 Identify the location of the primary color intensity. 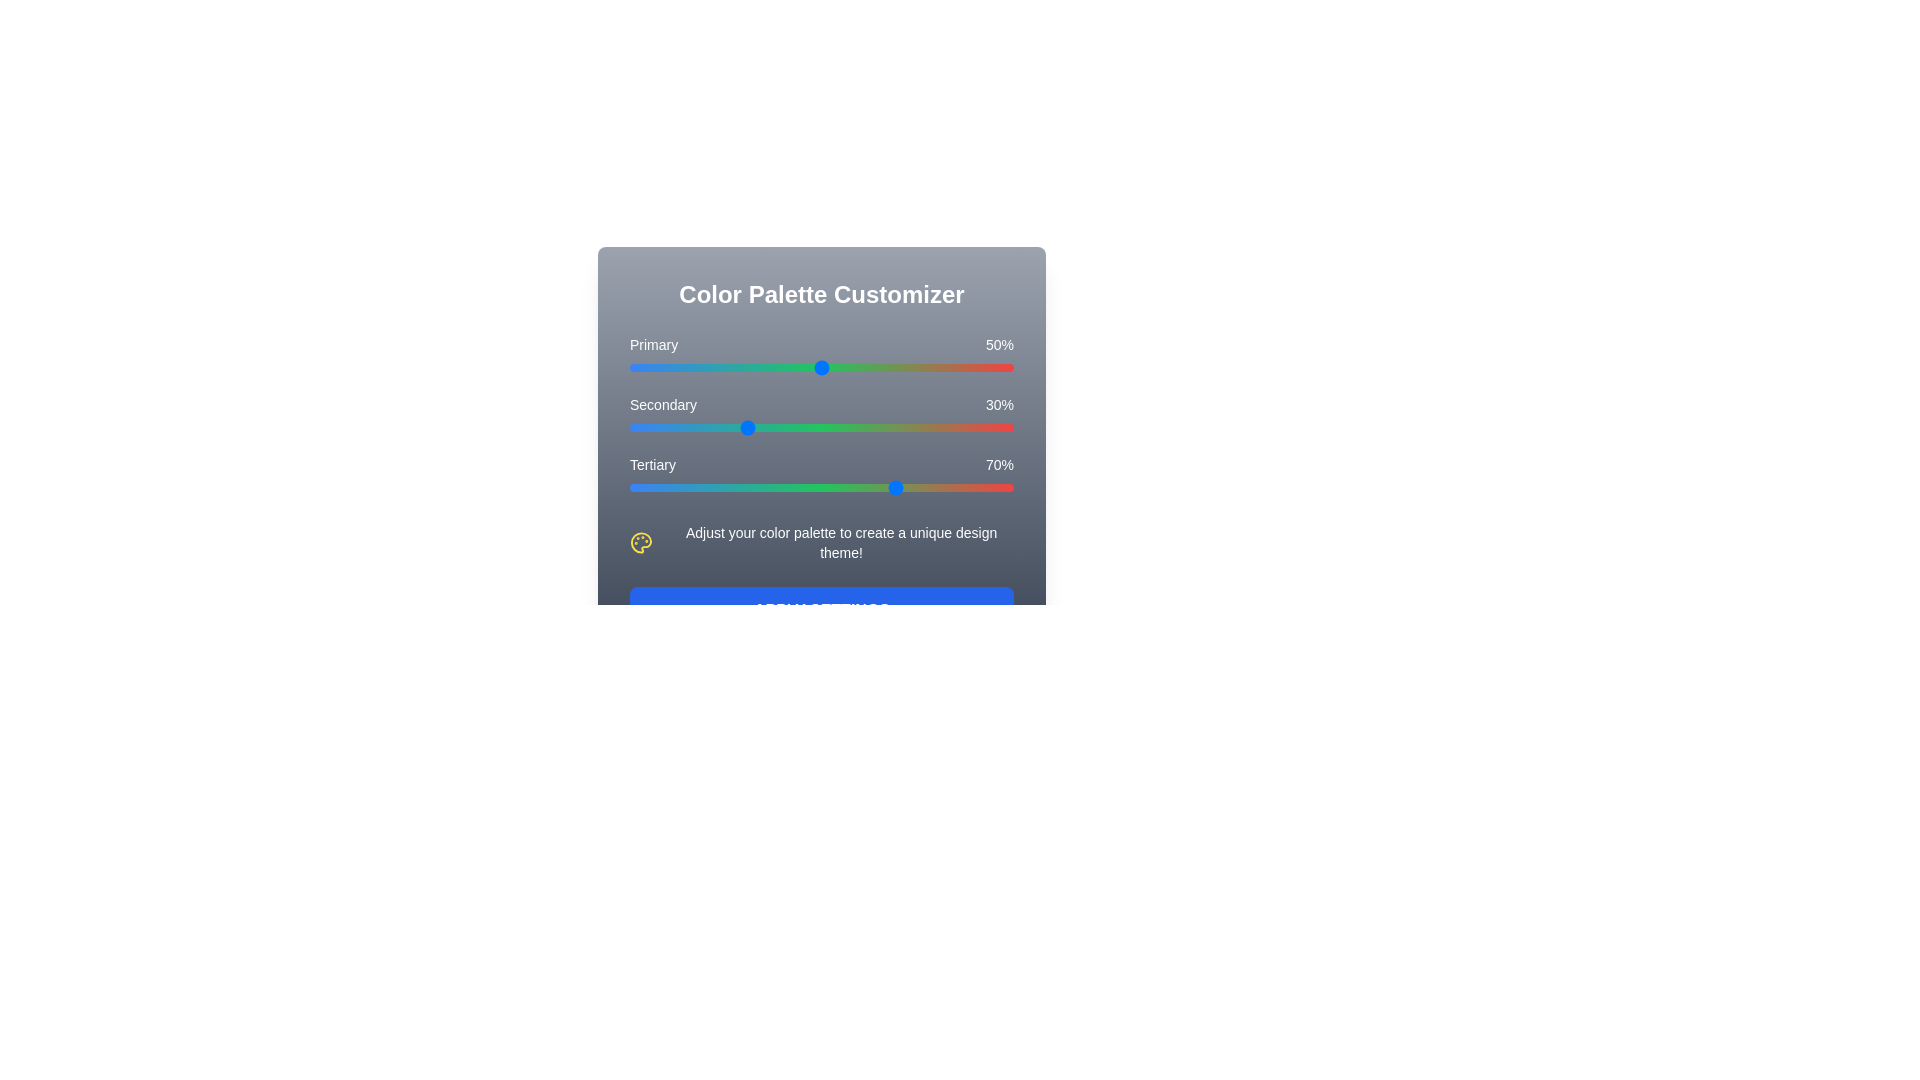
(905, 367).